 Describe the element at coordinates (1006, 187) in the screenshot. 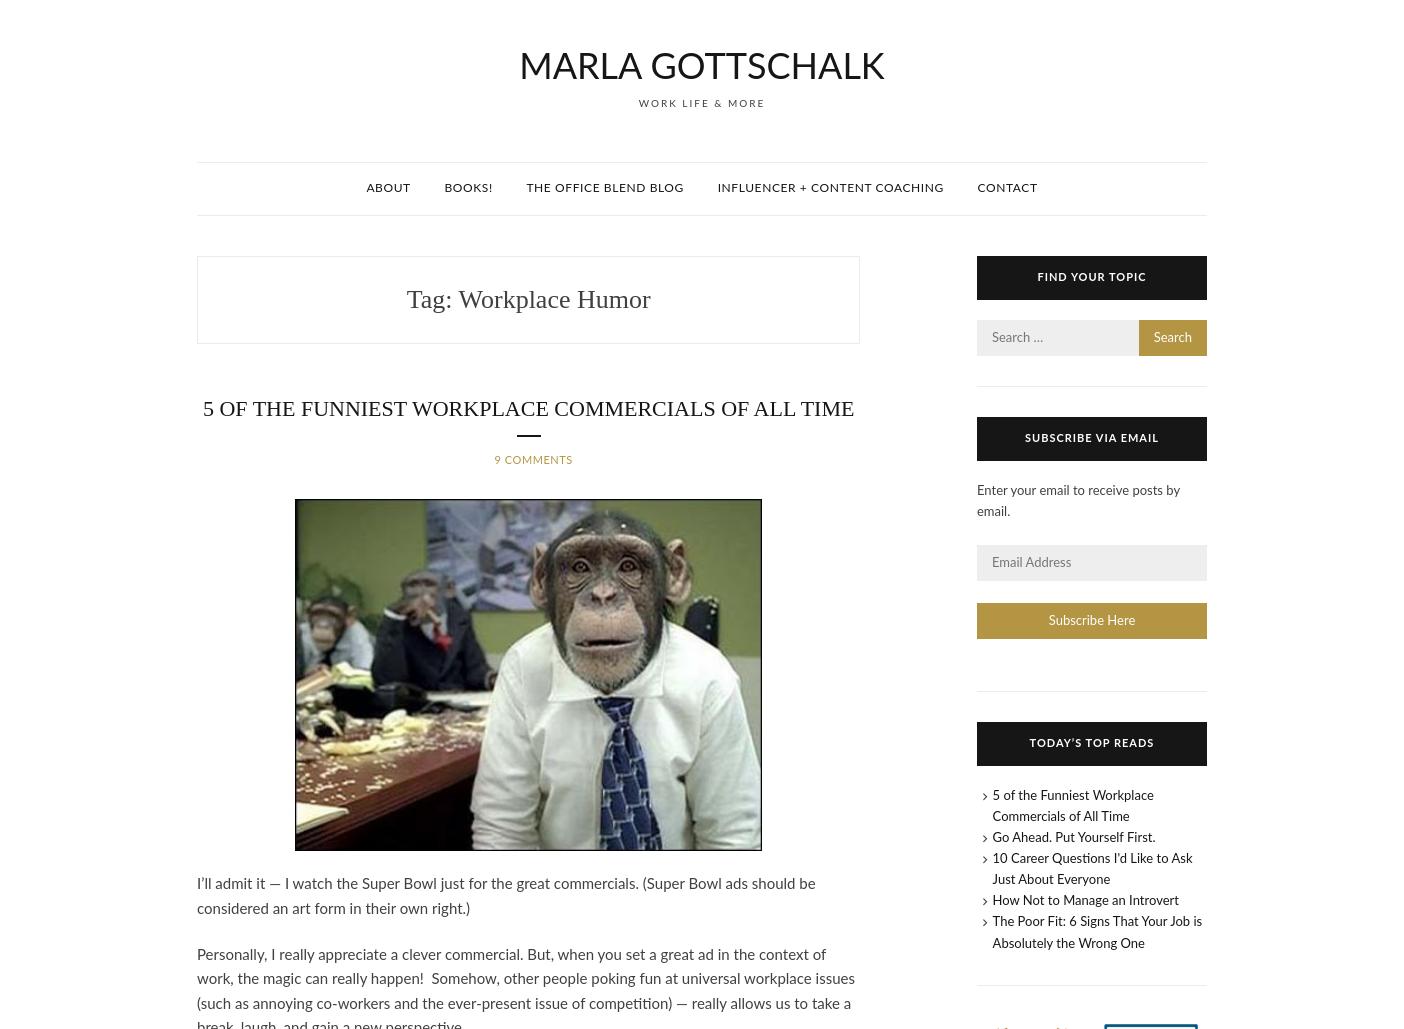

I see `'Contact'` at that location.